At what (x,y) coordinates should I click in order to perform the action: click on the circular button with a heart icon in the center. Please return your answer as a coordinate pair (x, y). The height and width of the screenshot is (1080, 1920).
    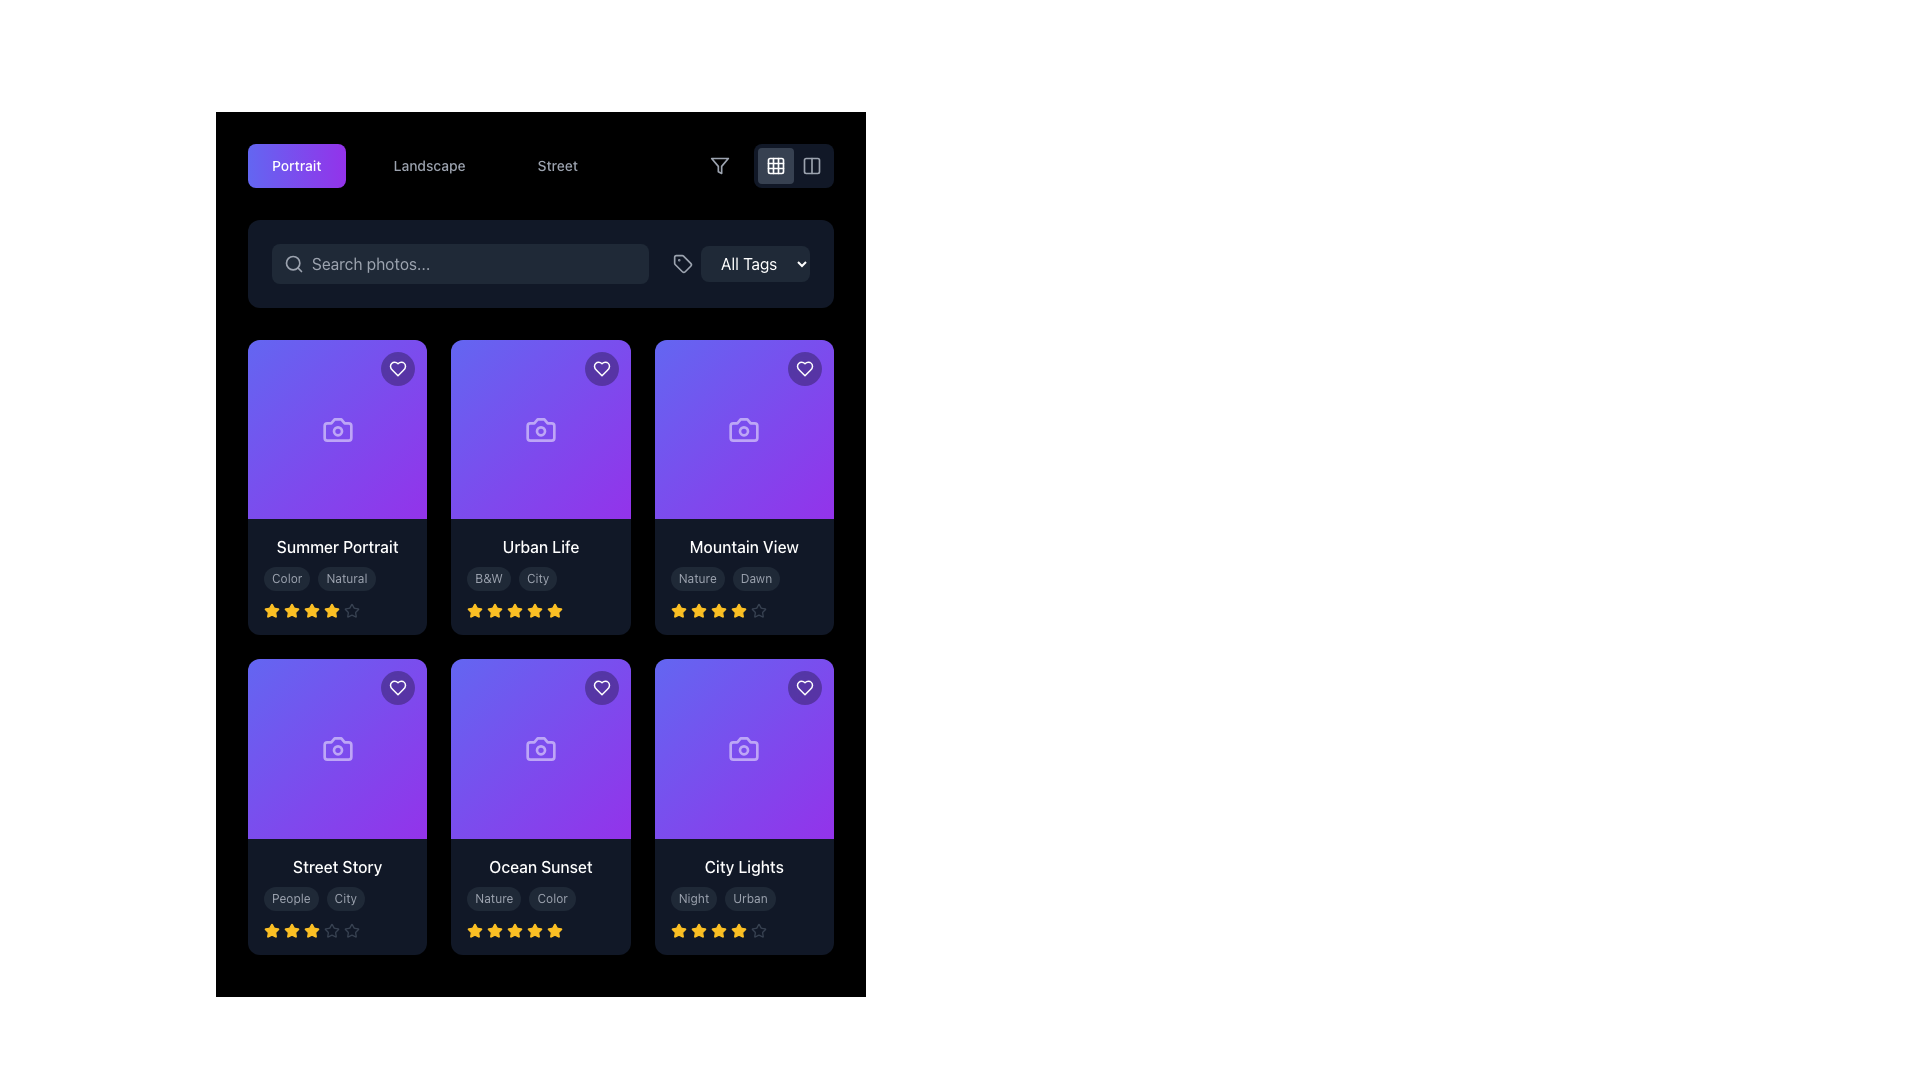
    Looking at the image, I should click on (600, 369).